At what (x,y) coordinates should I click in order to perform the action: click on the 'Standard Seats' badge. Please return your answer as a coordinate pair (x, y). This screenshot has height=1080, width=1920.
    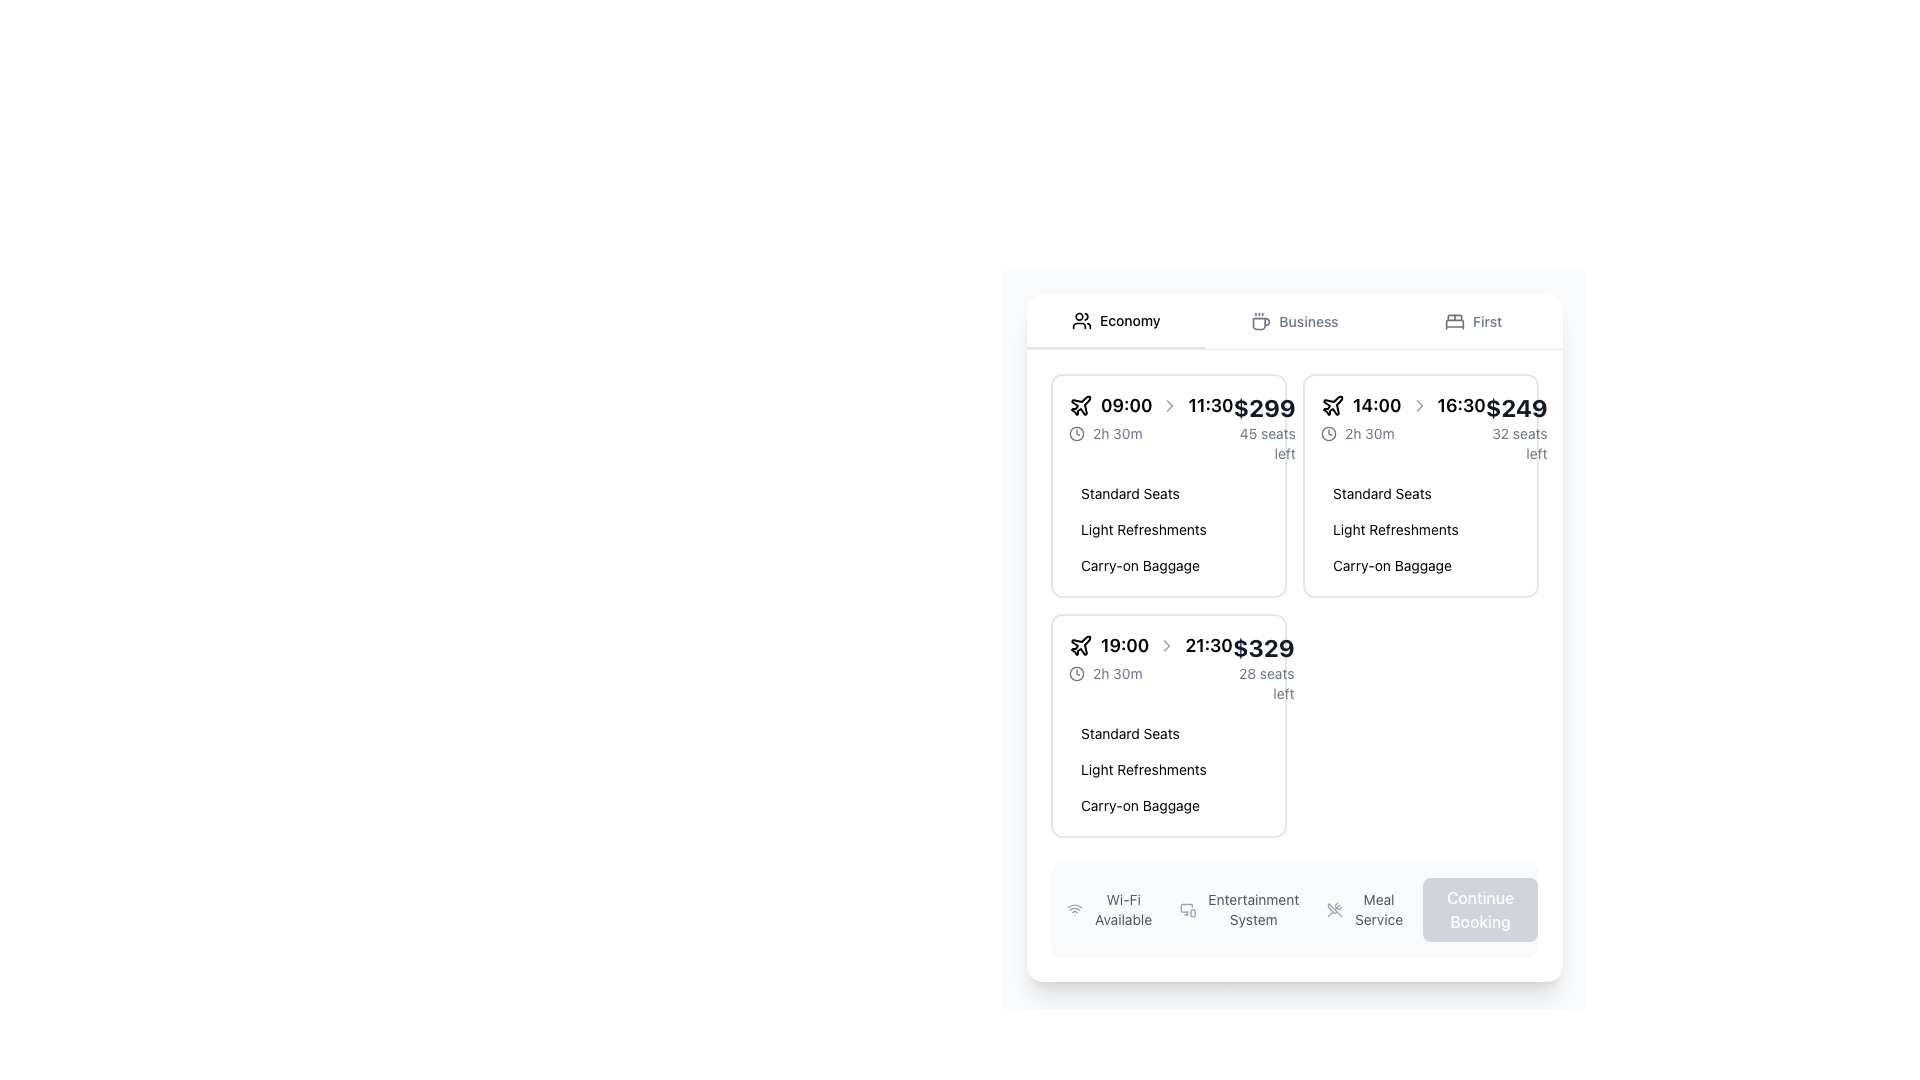
    Looking at the image, I should click on (1130, 493).